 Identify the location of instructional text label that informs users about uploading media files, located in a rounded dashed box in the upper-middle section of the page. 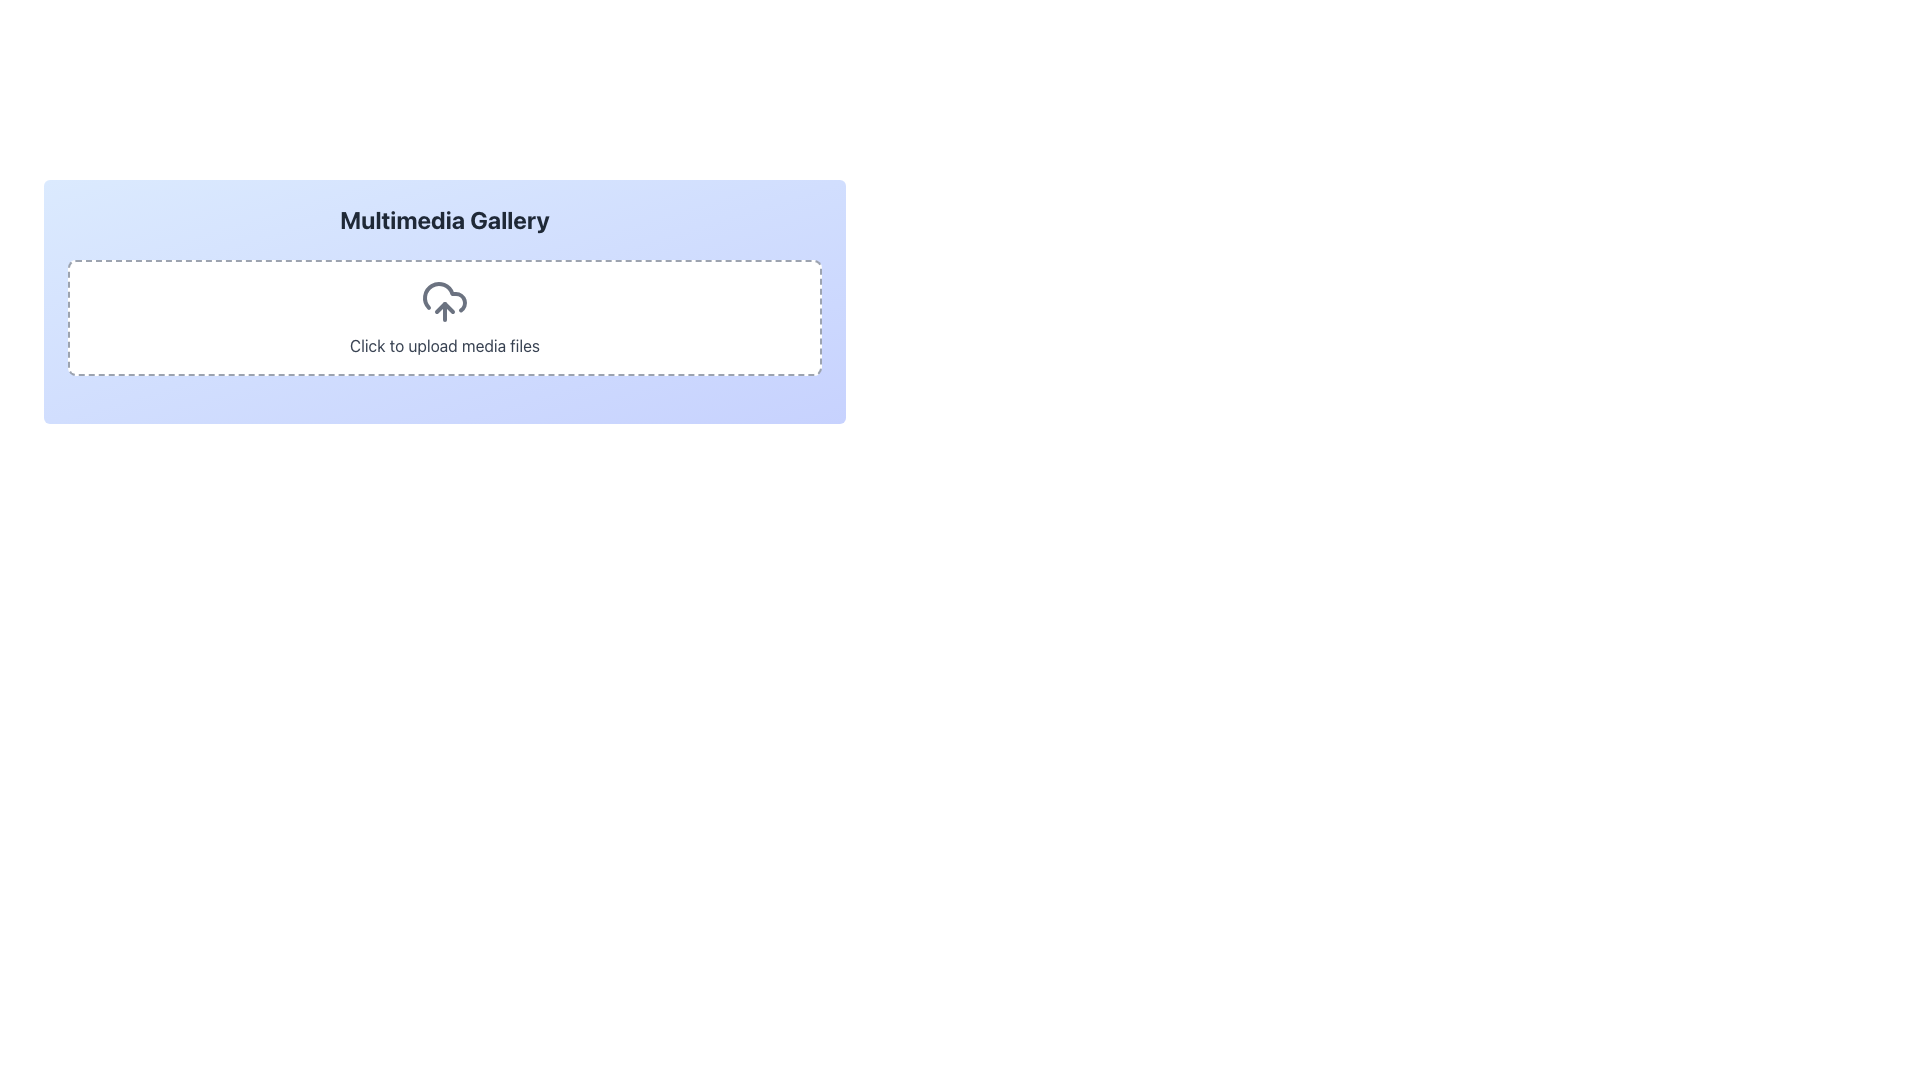
(444, 345).